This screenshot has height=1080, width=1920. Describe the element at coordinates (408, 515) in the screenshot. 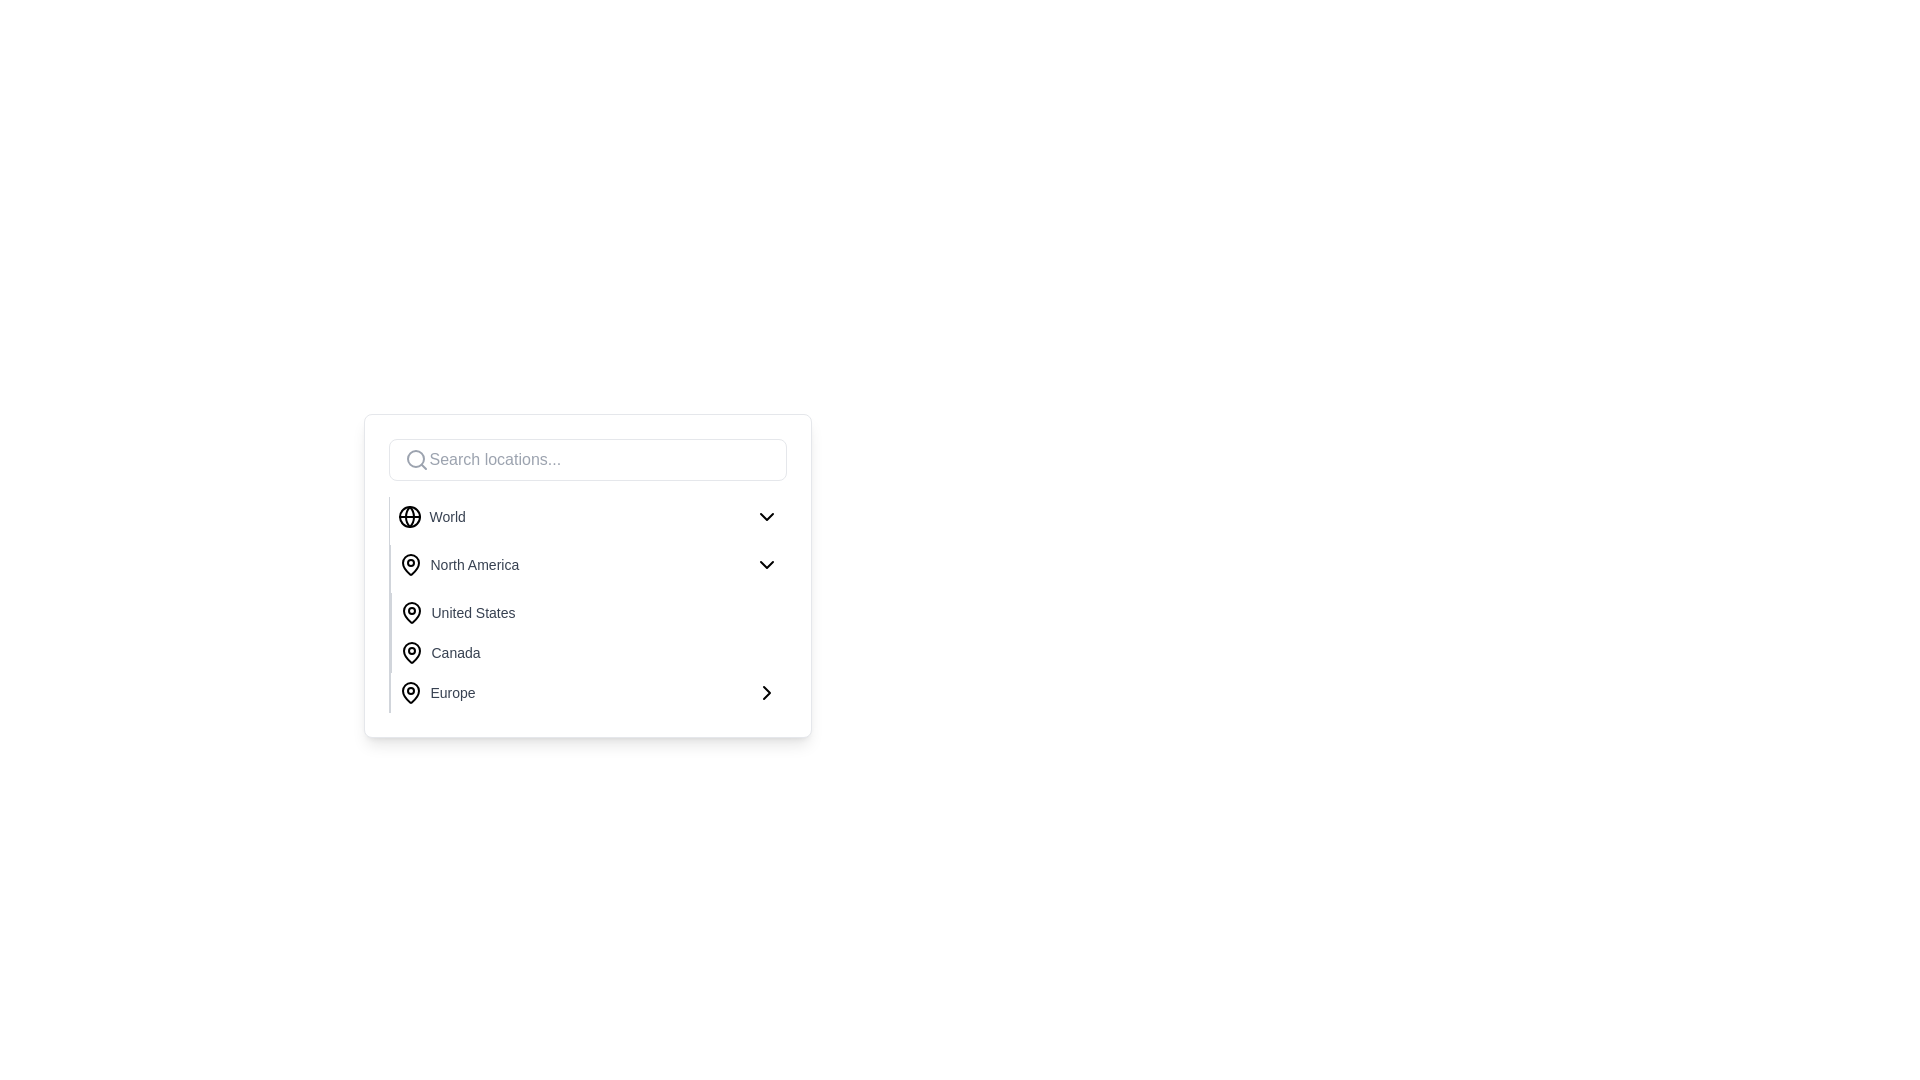

I see `the globe icon in the dropdown menu located to the left of the text 'World'. This icon visually represents a global selection and is part of the interface but does not have direct interactivity` at that location.